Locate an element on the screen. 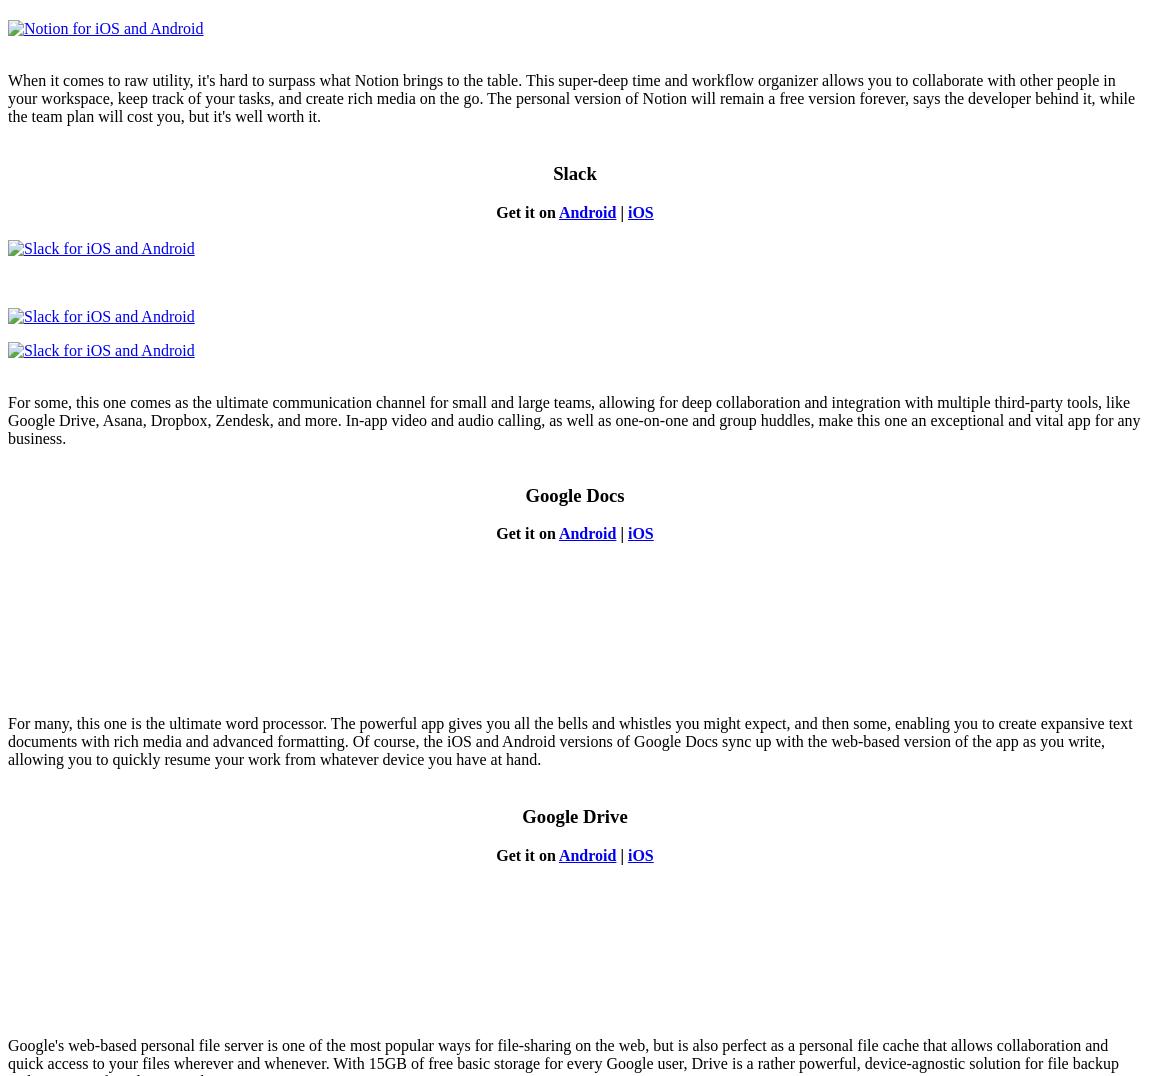 Image resolution: width=1150 pixels, height=1076 pixels. 'When it comes to raw utility, it's hard to surpass what Notion brings to the table. This super-deep time and workflow organizer allows you to collaborate with other people in your workspace, keep track of your tasks, and create rich media on the go. The personal version of Notion will remain a free version forever, says the developer behind it, while the team plan will cost you, but it's well worth it.' is located at coordinates (571, 97).